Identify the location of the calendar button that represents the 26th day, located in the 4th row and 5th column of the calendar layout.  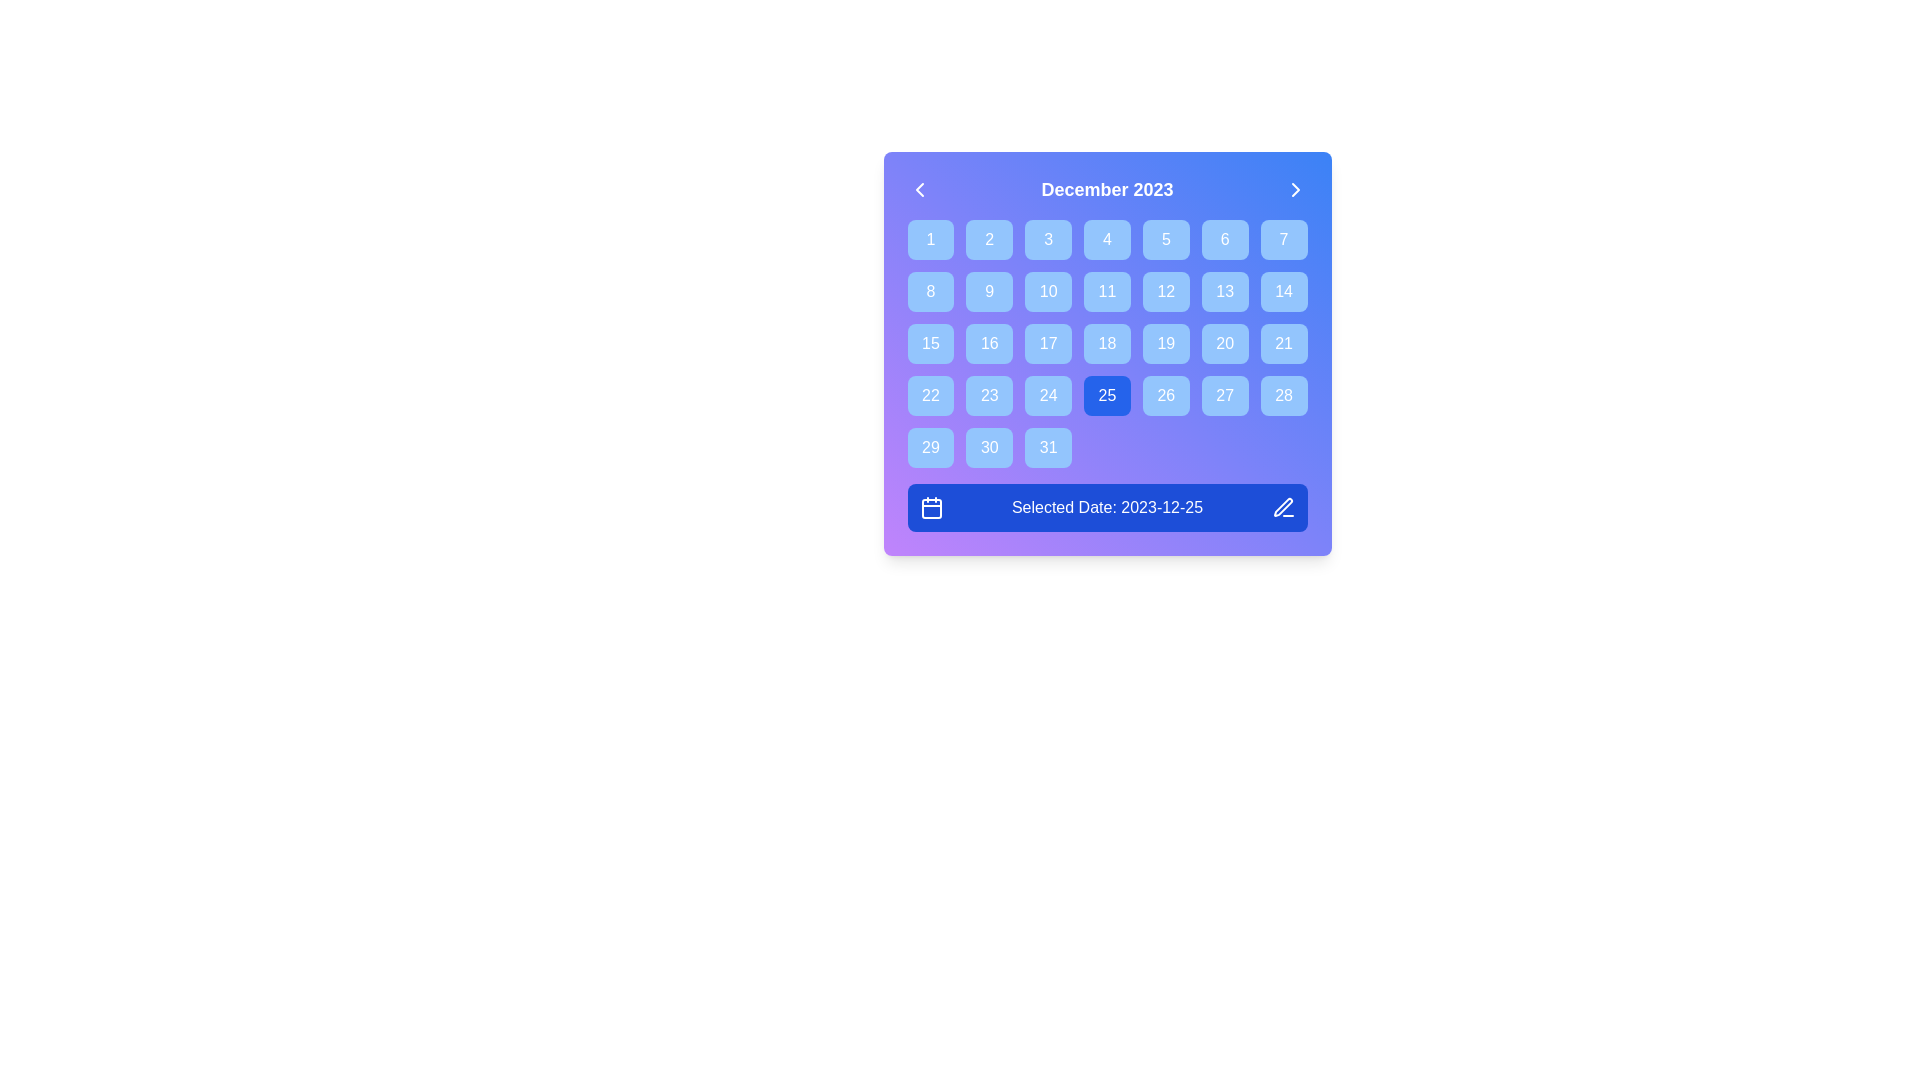
(1166, 396).